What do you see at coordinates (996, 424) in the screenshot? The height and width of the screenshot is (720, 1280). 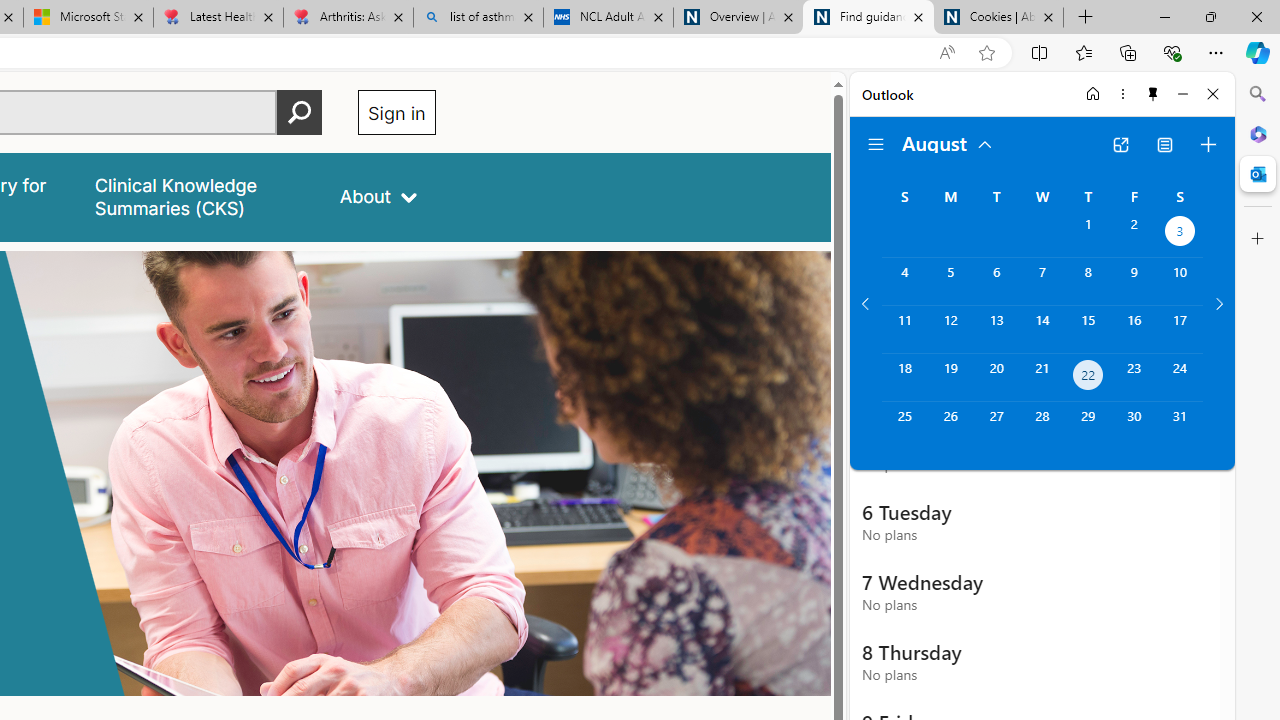 I see `'Tuesday, August 27, 2024. '` at bounding box center [996, 424].